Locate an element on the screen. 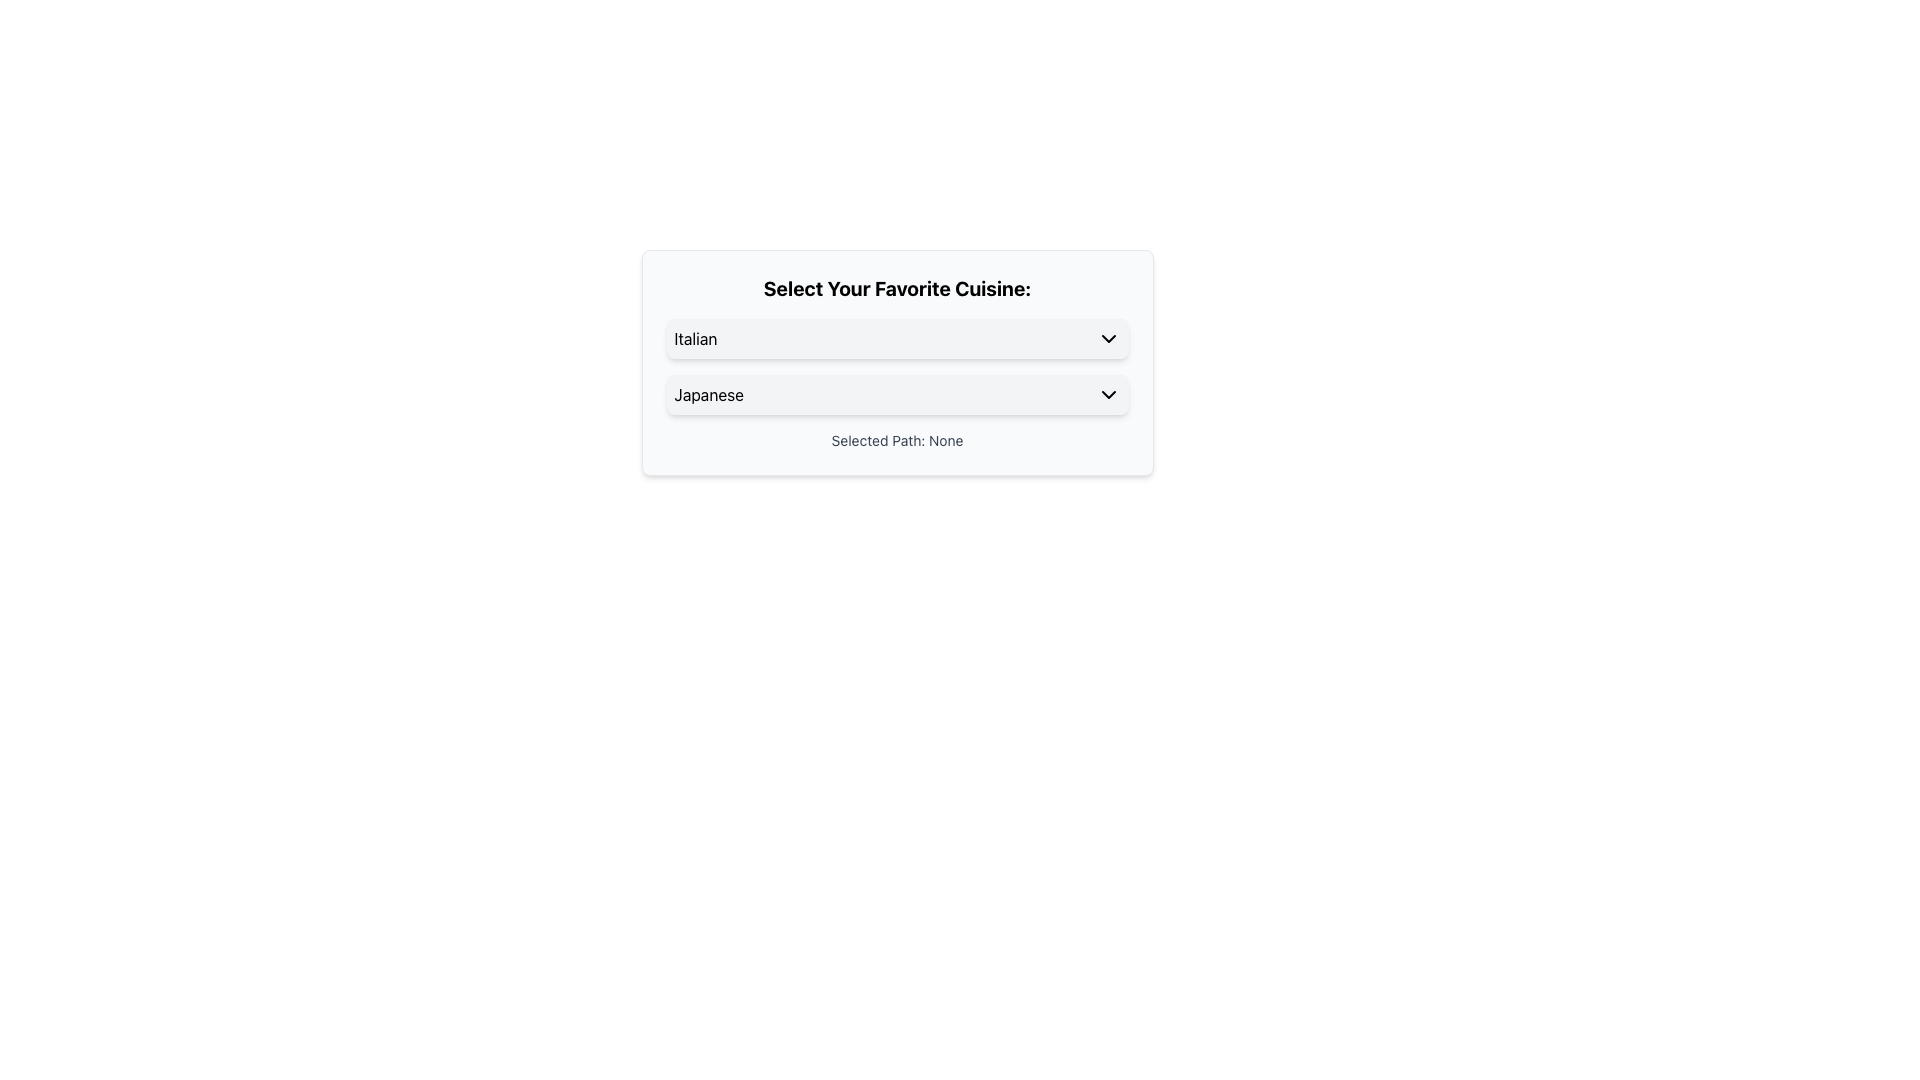 This screenshot has width=1920, height=1080. the 'Japanese' dropdown button, which is the second element in a vertically stacked group of dropdowns with a light gray background and rounded corners is located at coordinates (896, 394).